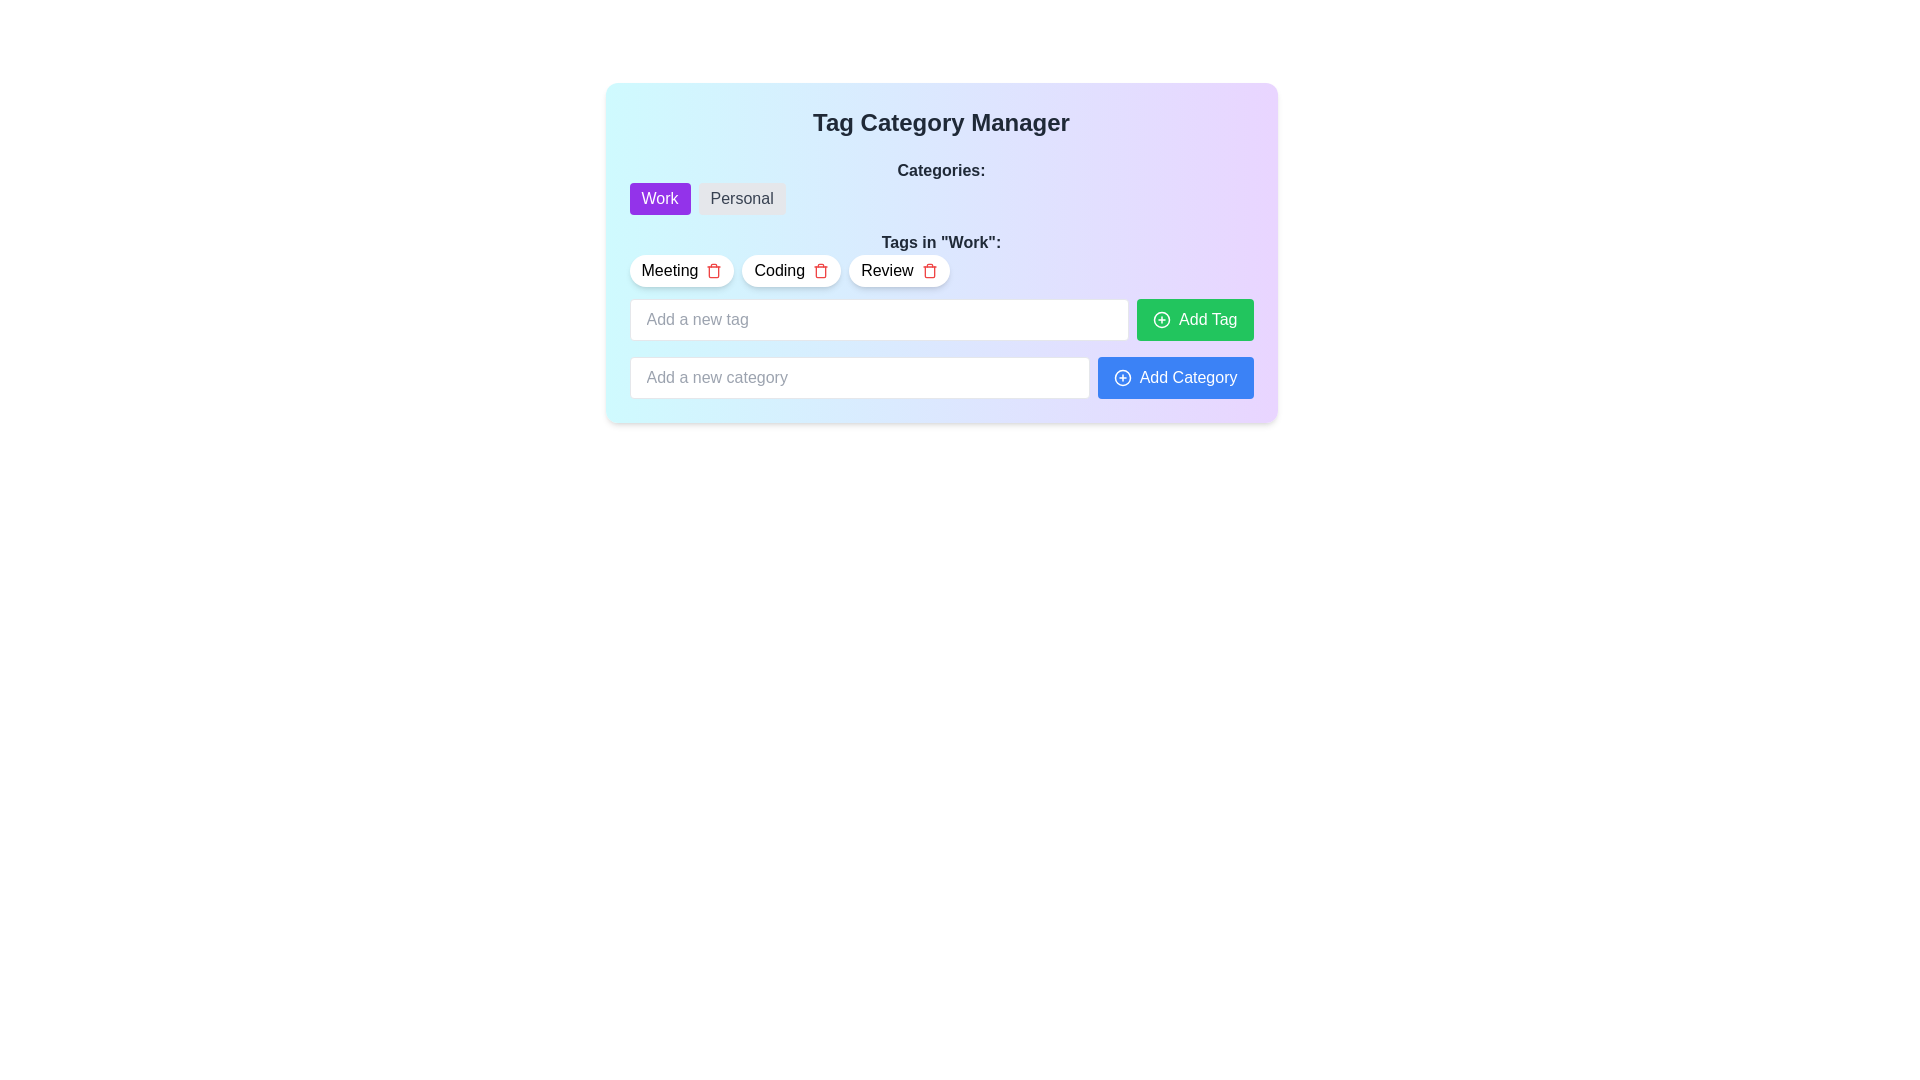 The image size is (1920, 1080). Describe the element at coordinates (928, 270) in the screenshot. I see `the delete button with a trash icon` at that location.